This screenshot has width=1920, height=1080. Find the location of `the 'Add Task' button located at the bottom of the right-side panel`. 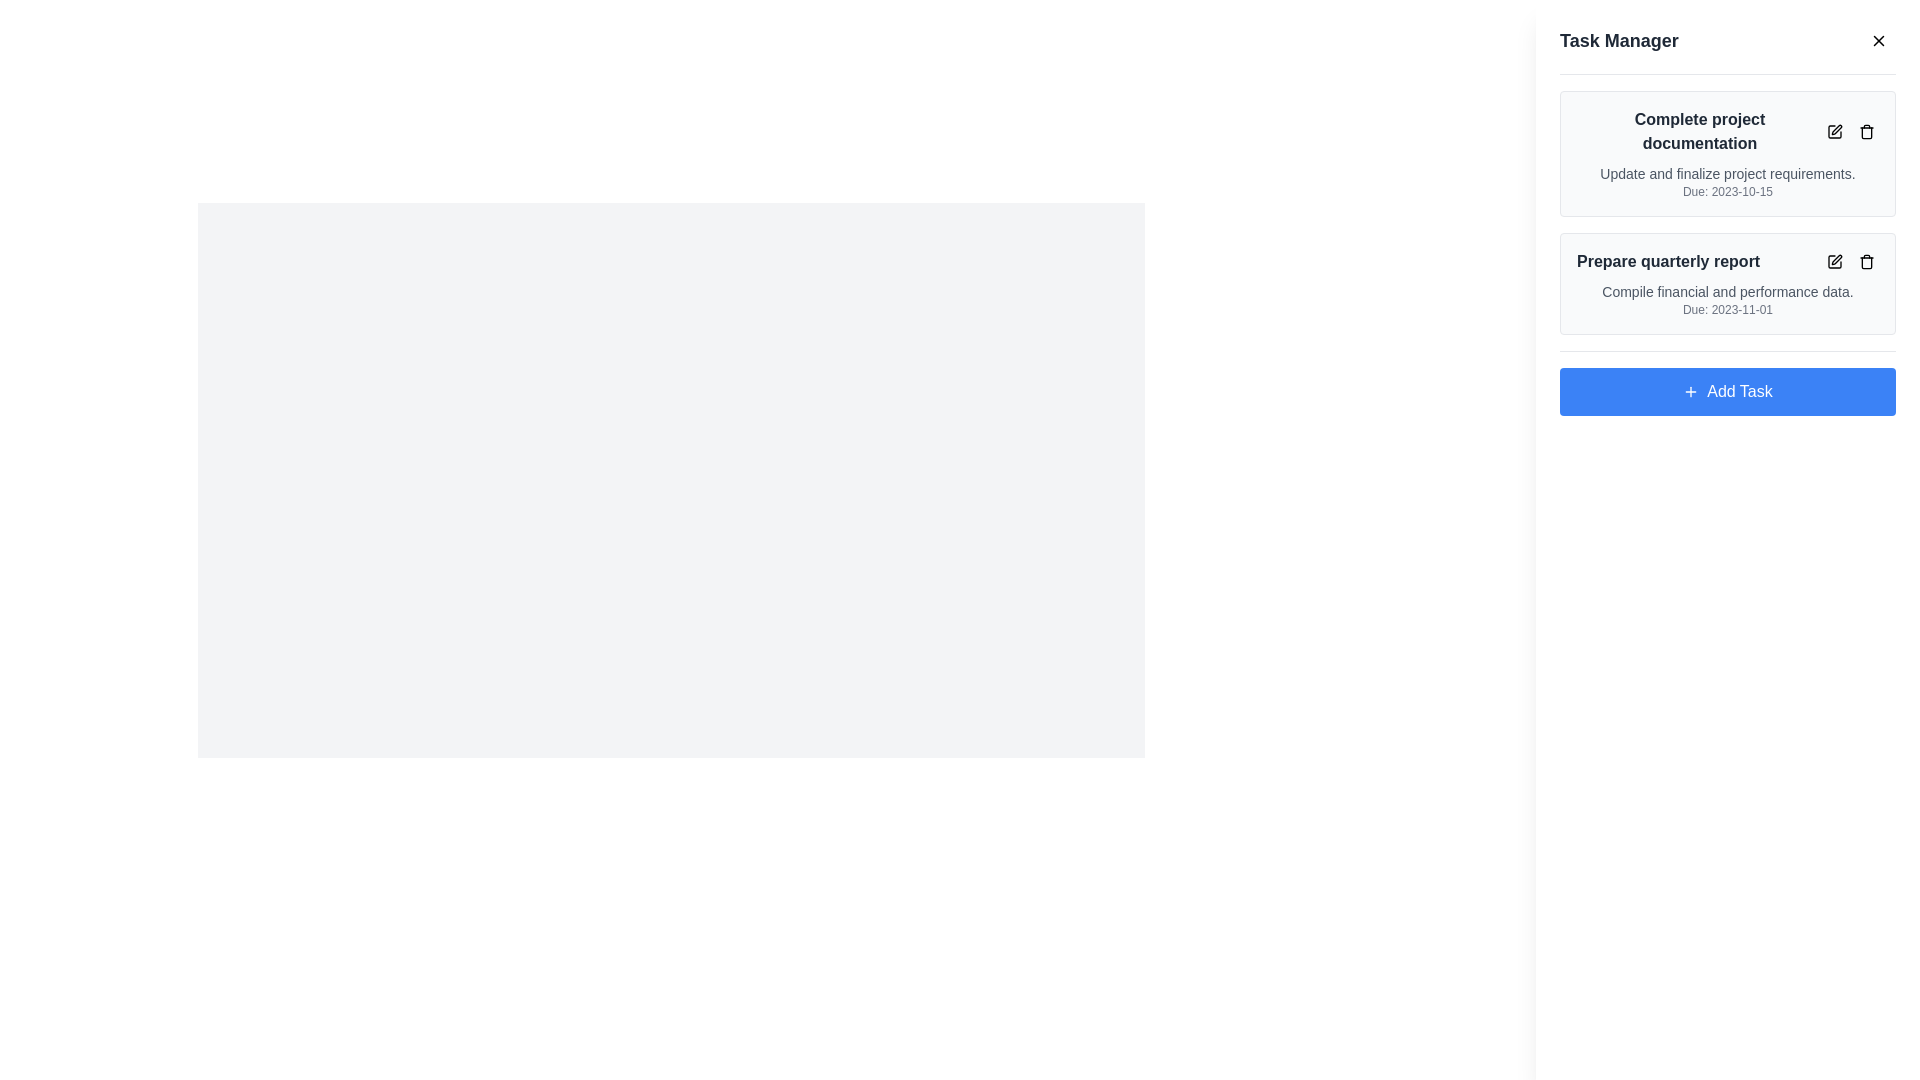

the 'Add Task' button located at the bottom of the right-side panel is located at coordinates (1727, 383).